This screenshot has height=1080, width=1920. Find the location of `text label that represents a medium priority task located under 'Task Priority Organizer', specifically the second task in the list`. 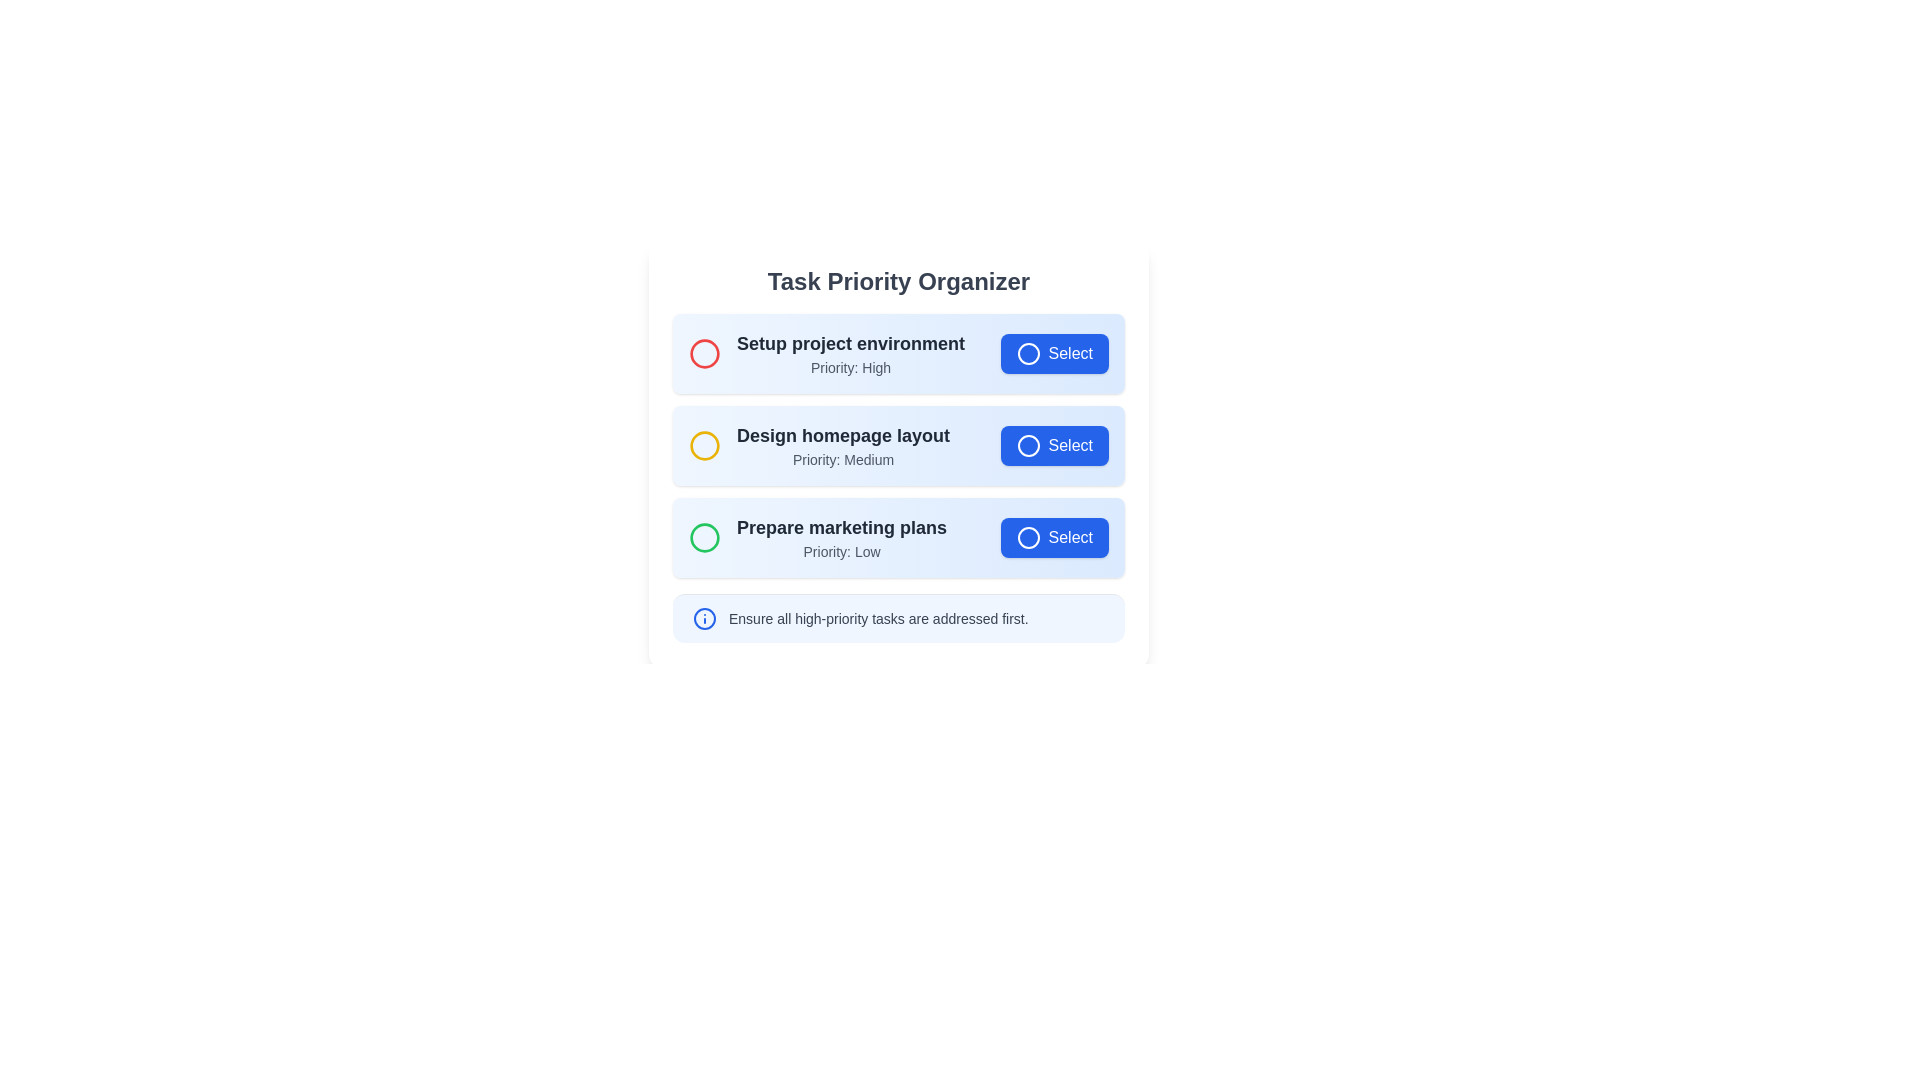

text label that represents a medium priority task located under 'Task Priority Organizer', specifically the second task in the list is located at coordinates (843, 445).